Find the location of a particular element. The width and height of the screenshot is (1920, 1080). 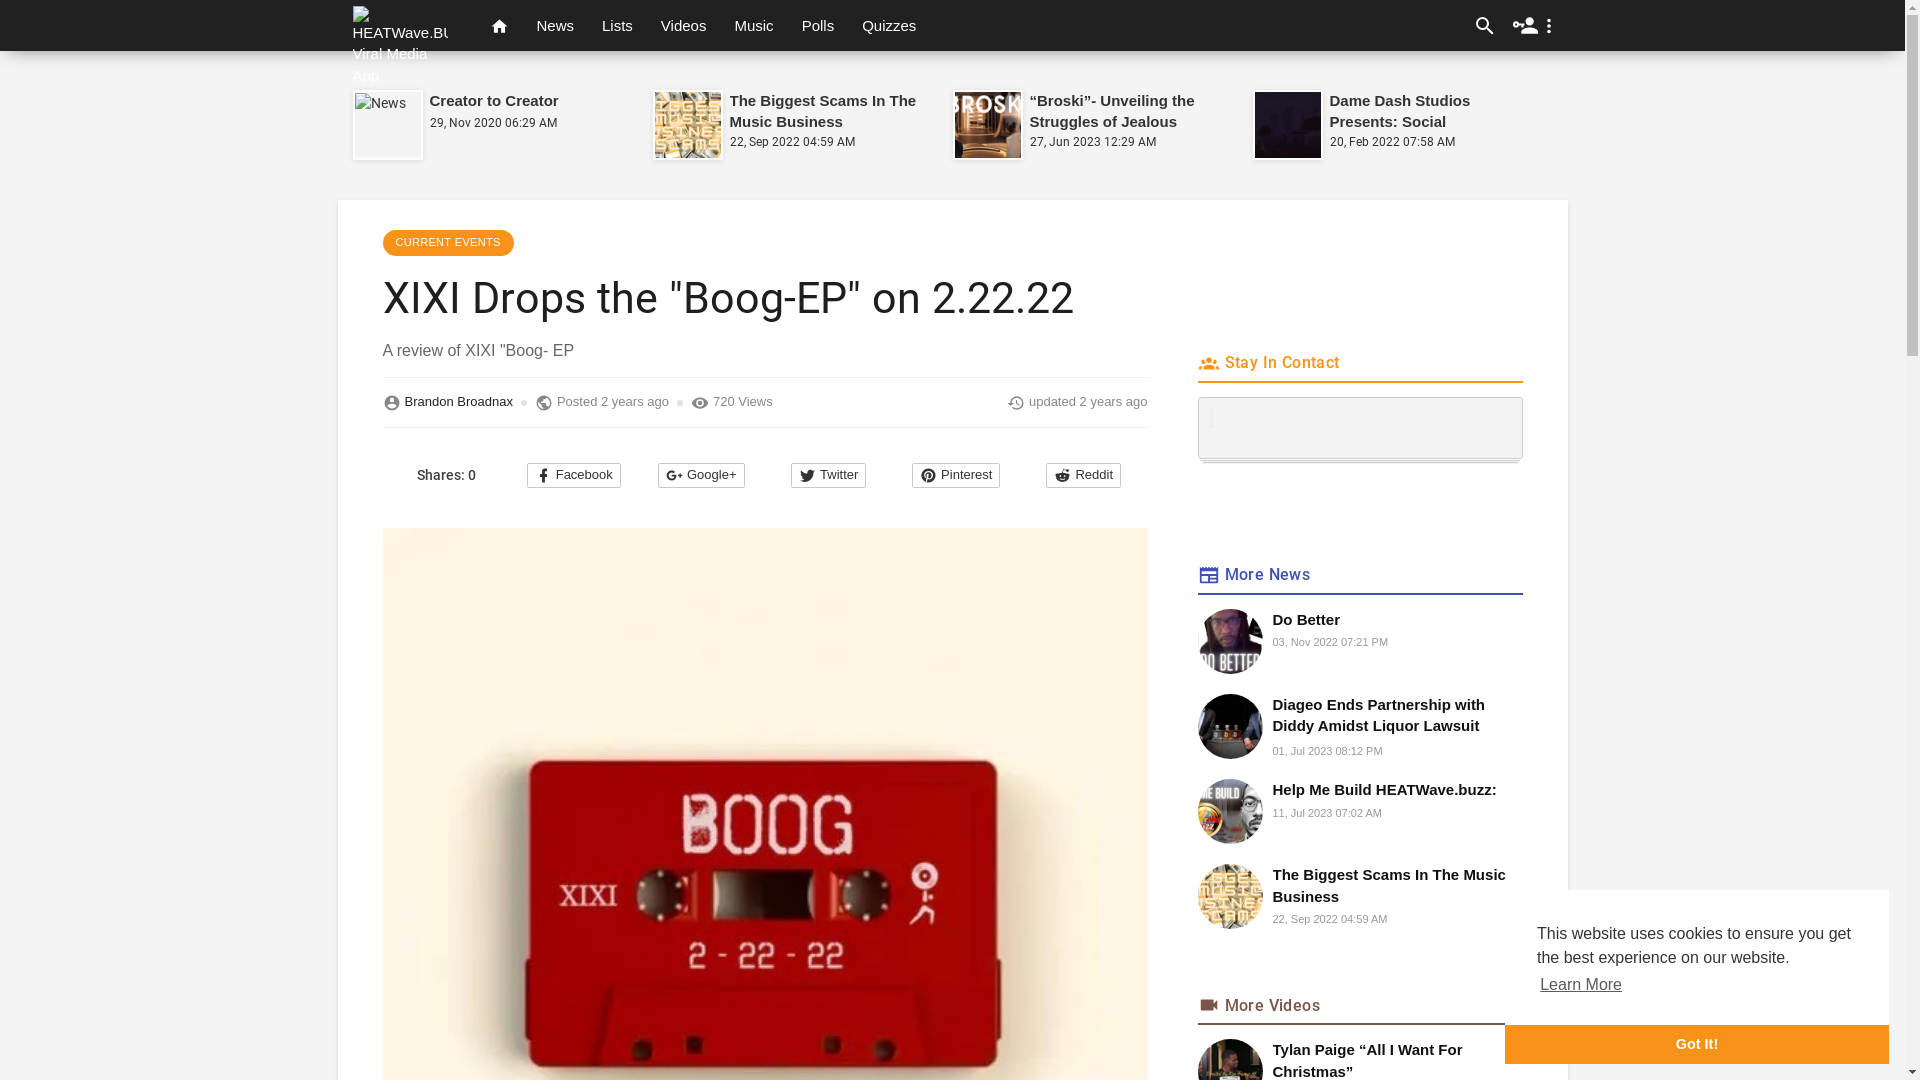

'Quizzes' is located at coordinates (887, 25).